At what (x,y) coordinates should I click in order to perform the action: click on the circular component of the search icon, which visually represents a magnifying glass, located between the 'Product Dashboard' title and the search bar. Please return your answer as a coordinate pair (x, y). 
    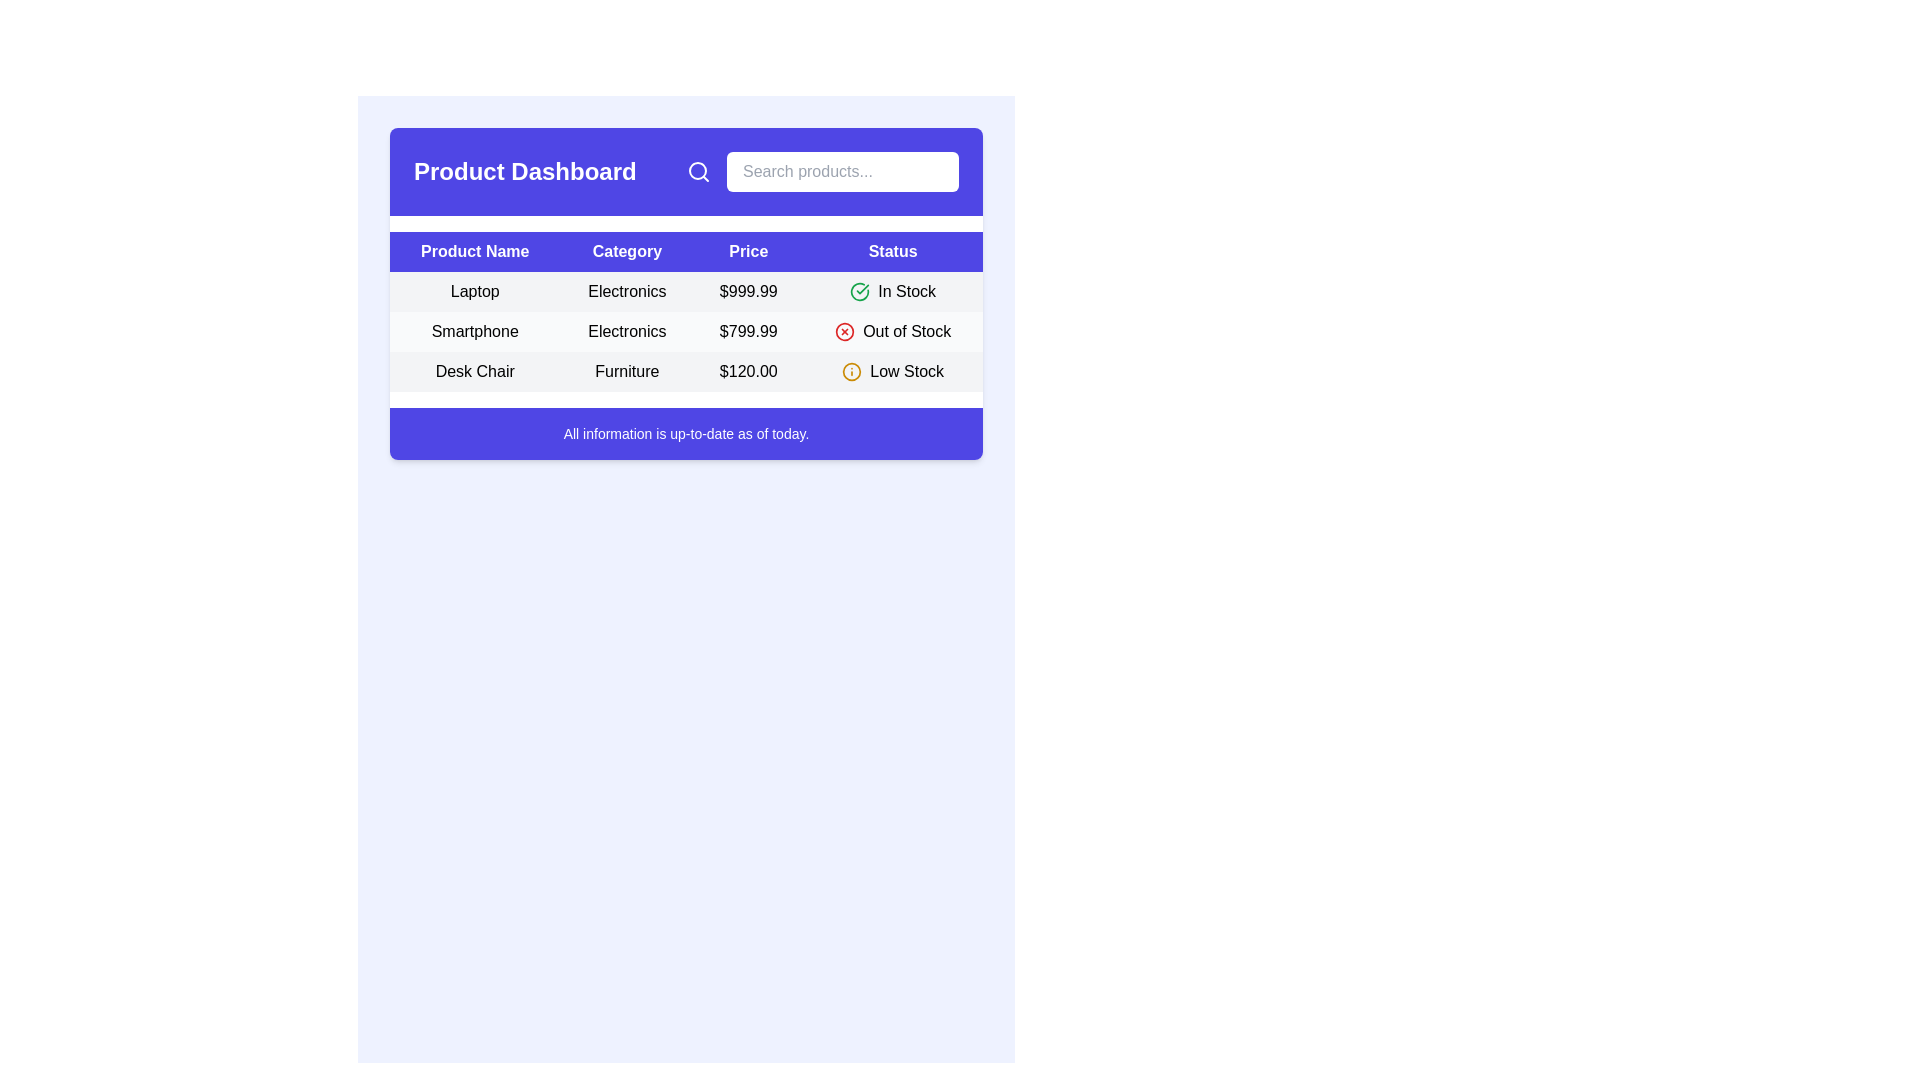
    Looking at the image, I should click on (697, 169).